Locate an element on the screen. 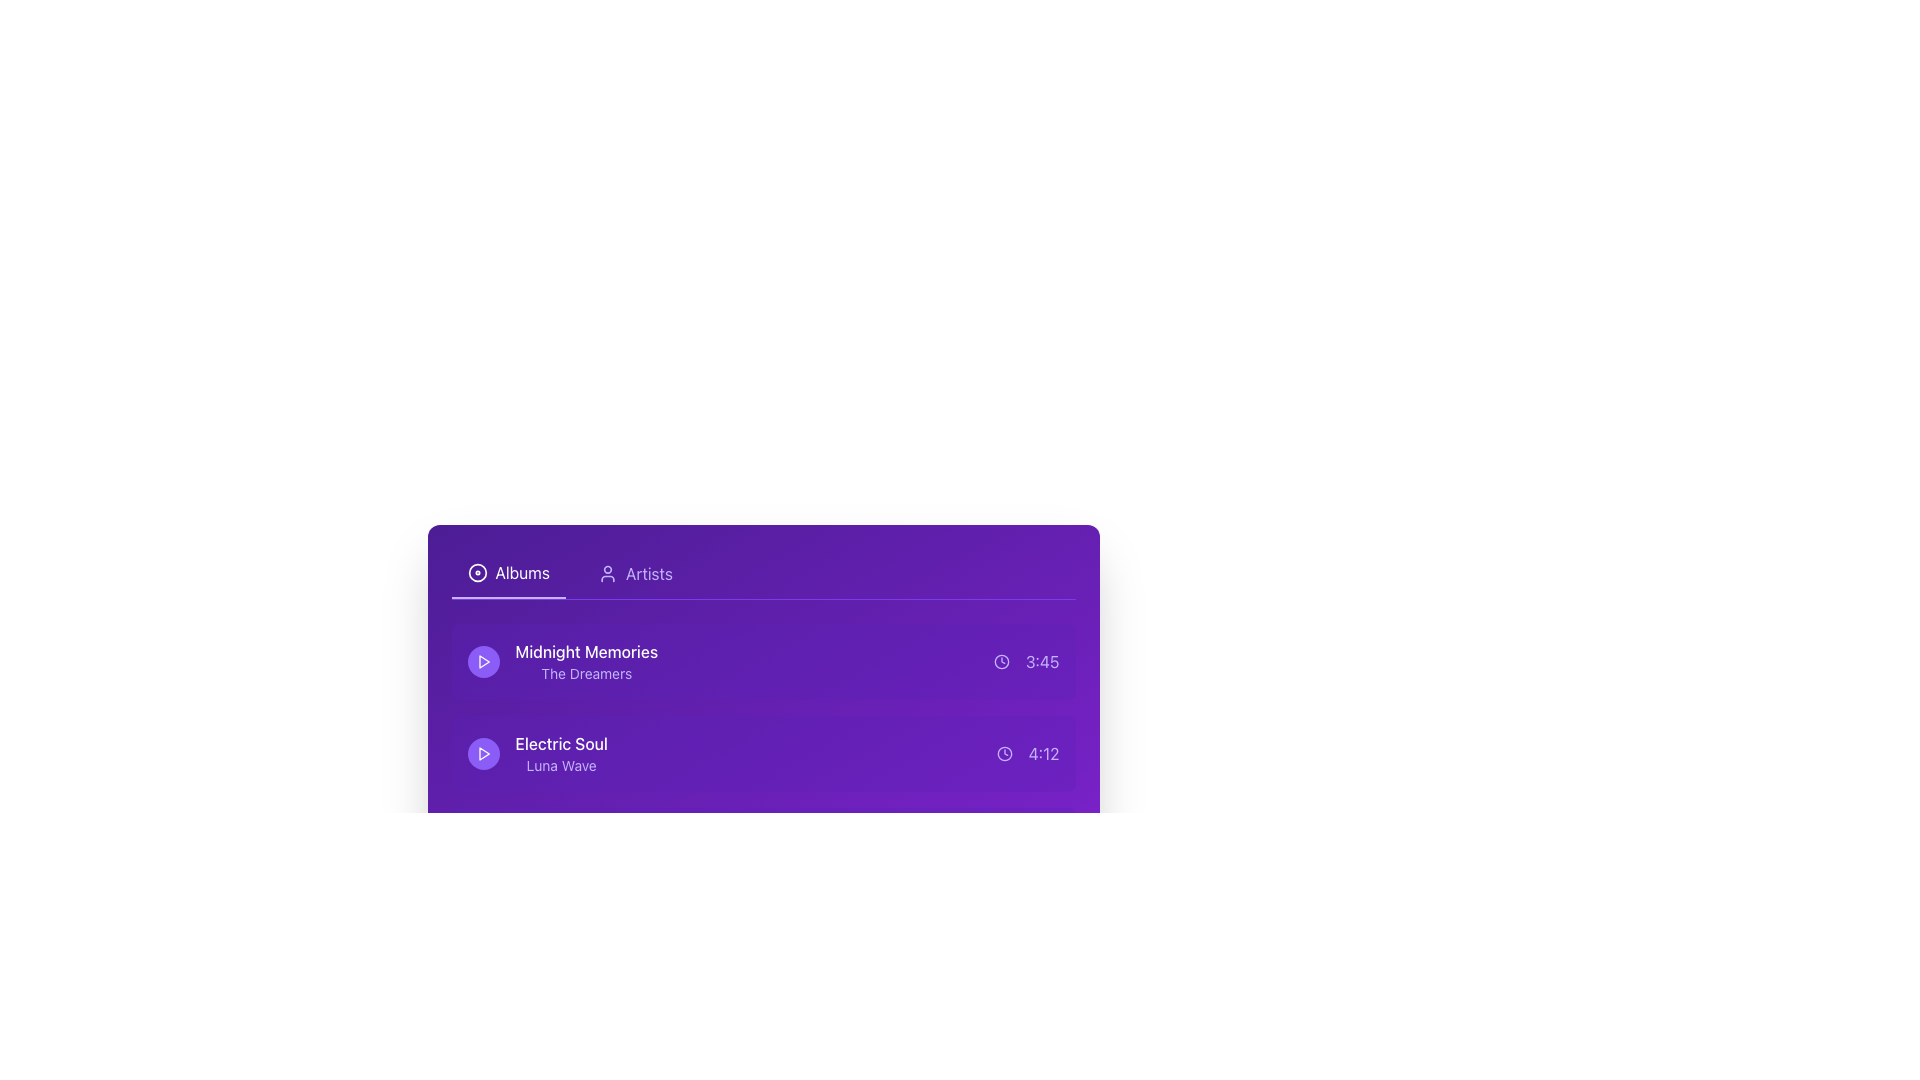 Image resolution: width=1920 pixels, height=1080 pixels. the text label displaying 'Luna Wave', which is styled in violet and located under 'Electric Soul' in the purple-themed interface is located at coordinates (560, 765).